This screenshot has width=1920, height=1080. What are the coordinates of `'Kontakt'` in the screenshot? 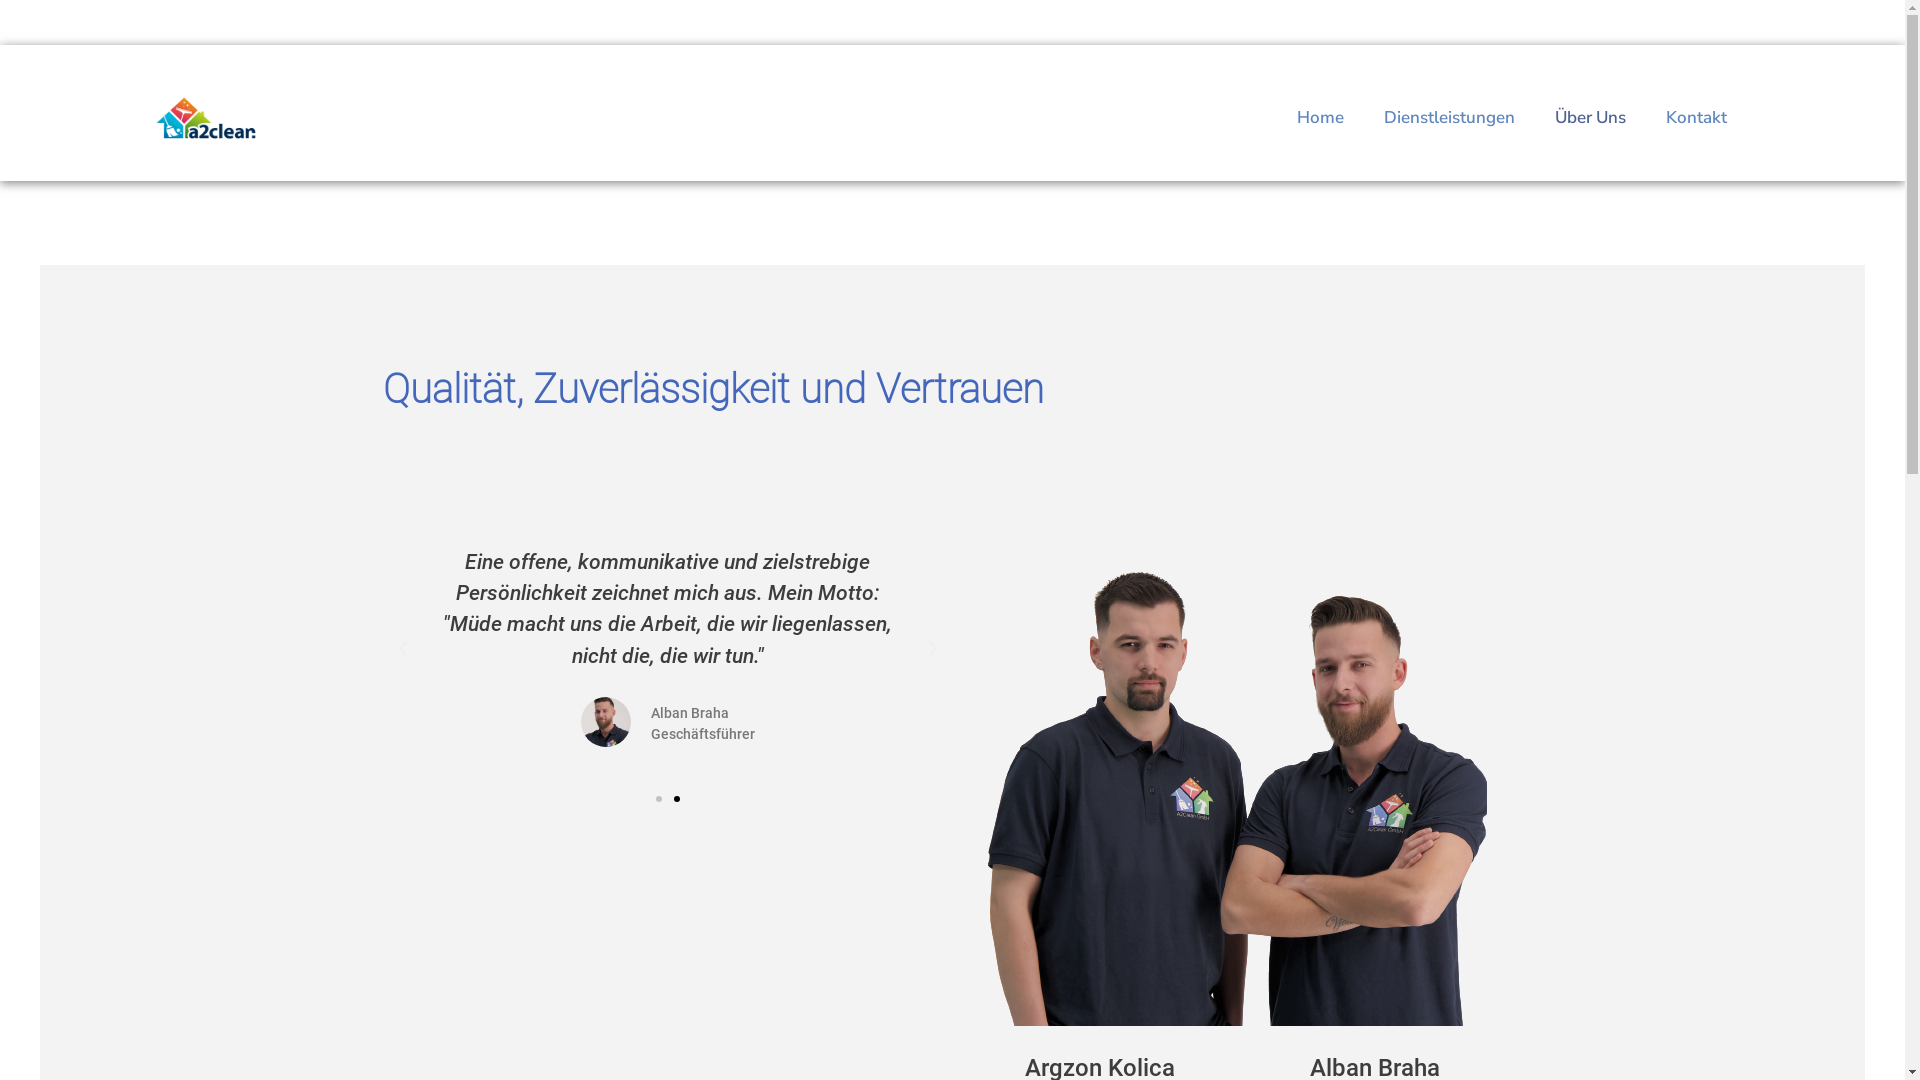 It's located at (1695, 117).